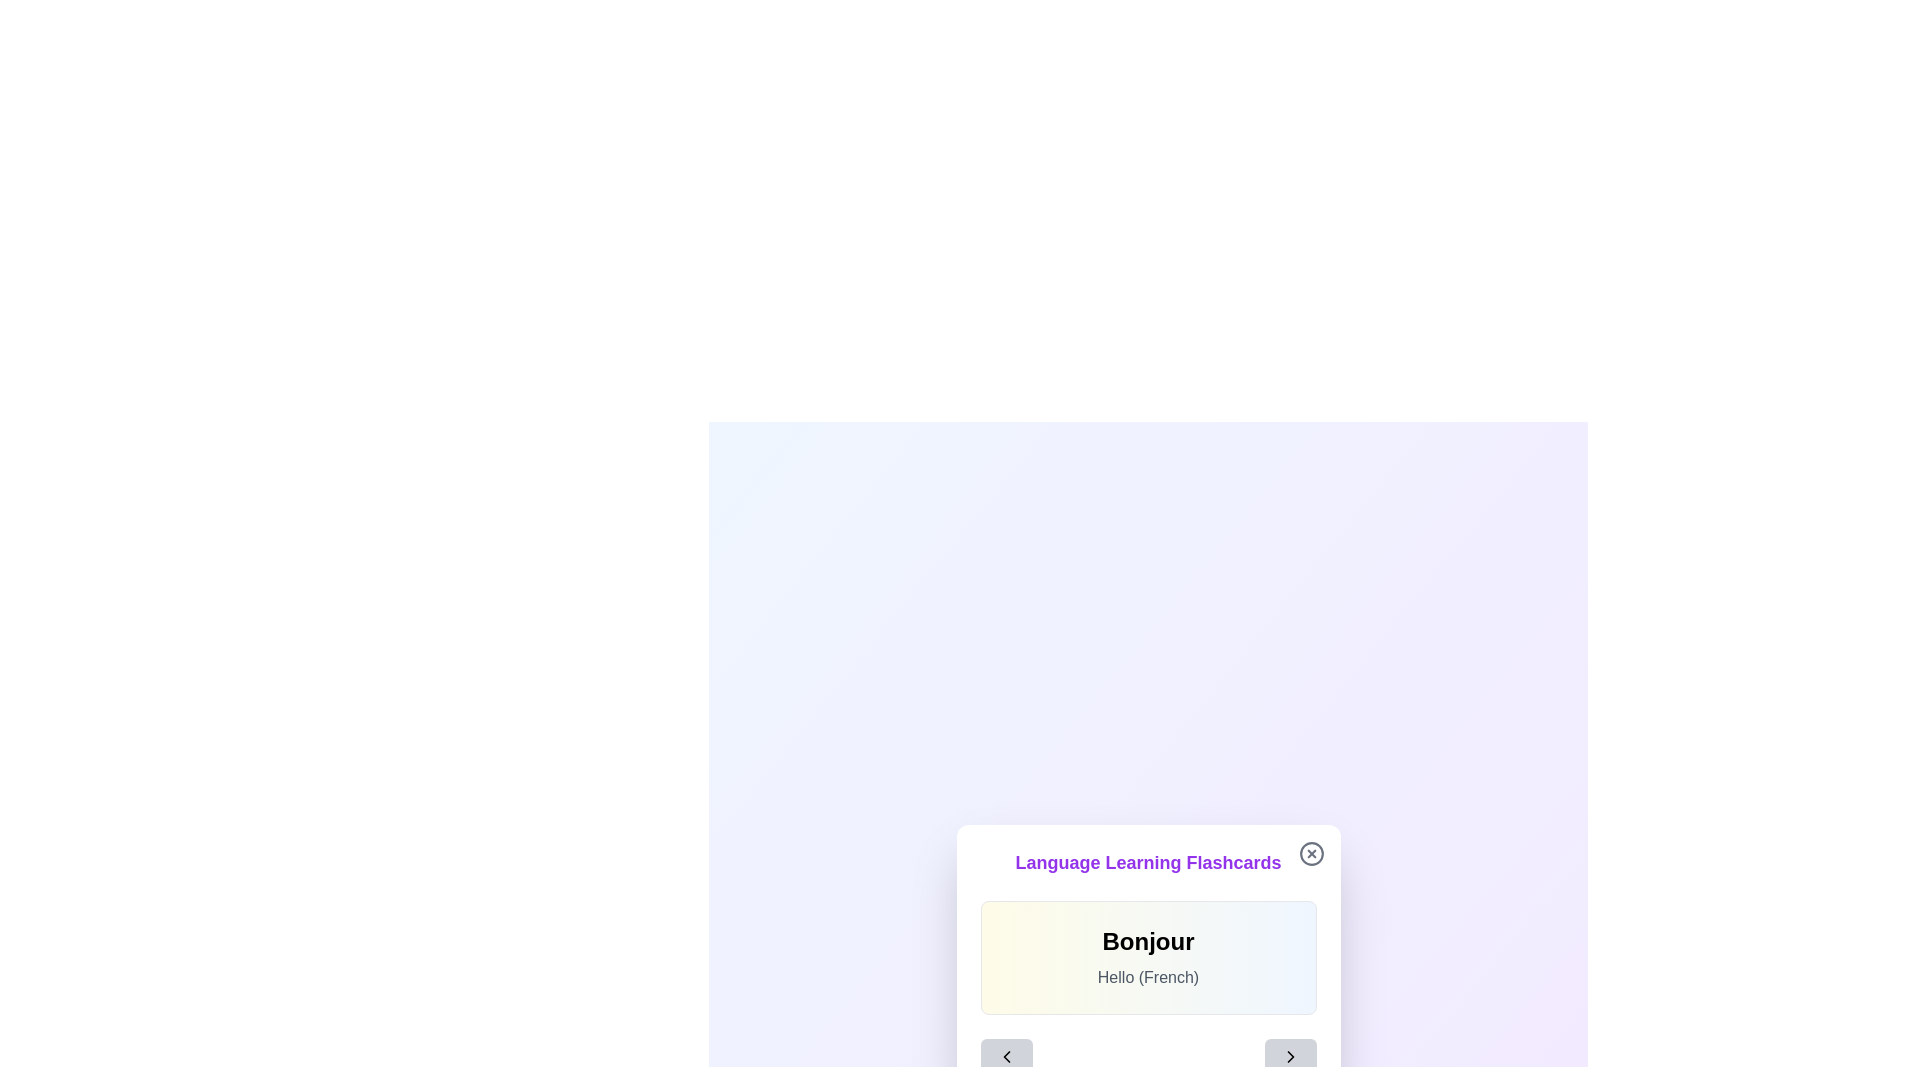  Describe the element at coordinates (1290, 1055) in the screenshot. I see `the right-pointing chevron icon located at the bottom-right of the flashcard modal interface` at that location.